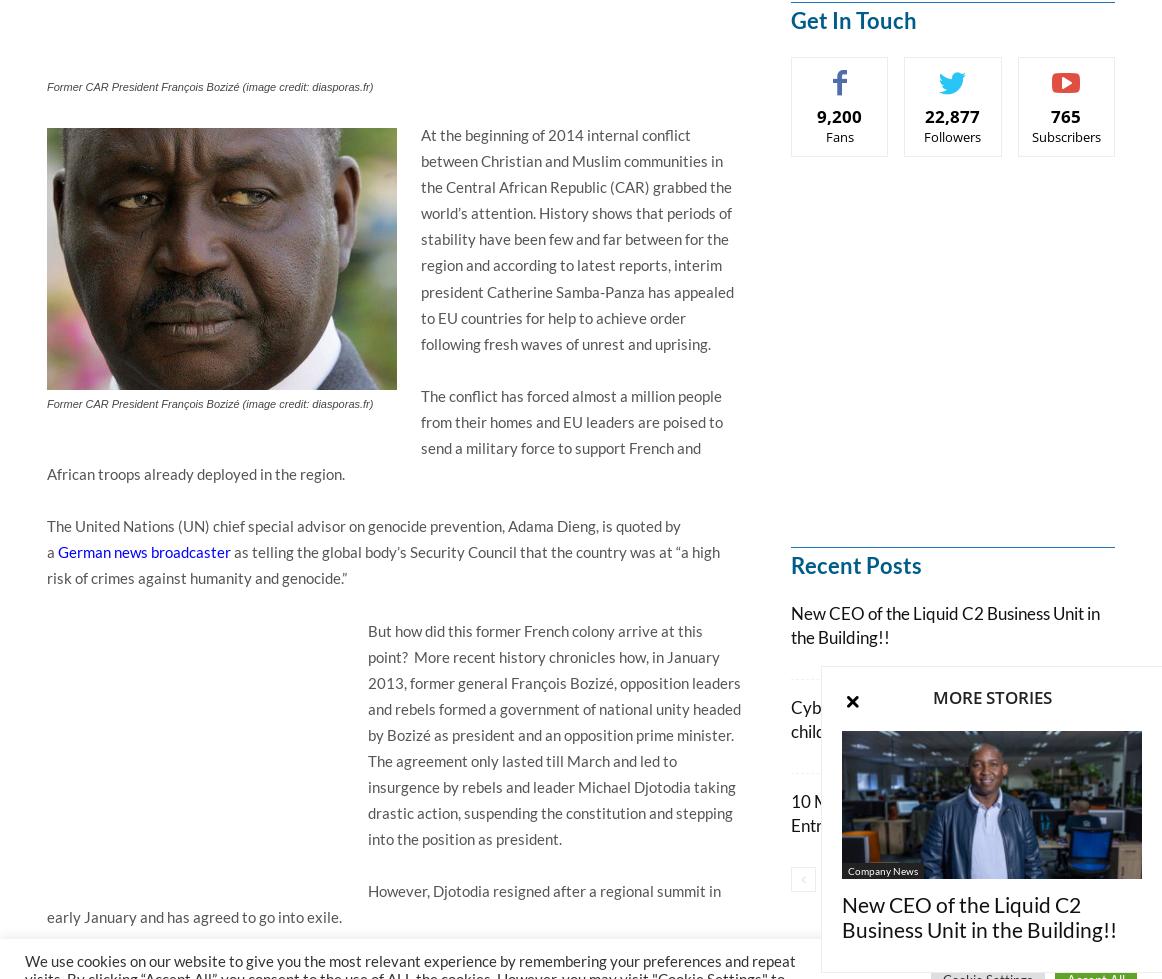 The width and height of the screenshot is (1162, 979). What do you see at coordinates (824, 136) in the screenshot?
I see `'Fans'` at bounding box center [824, 136].